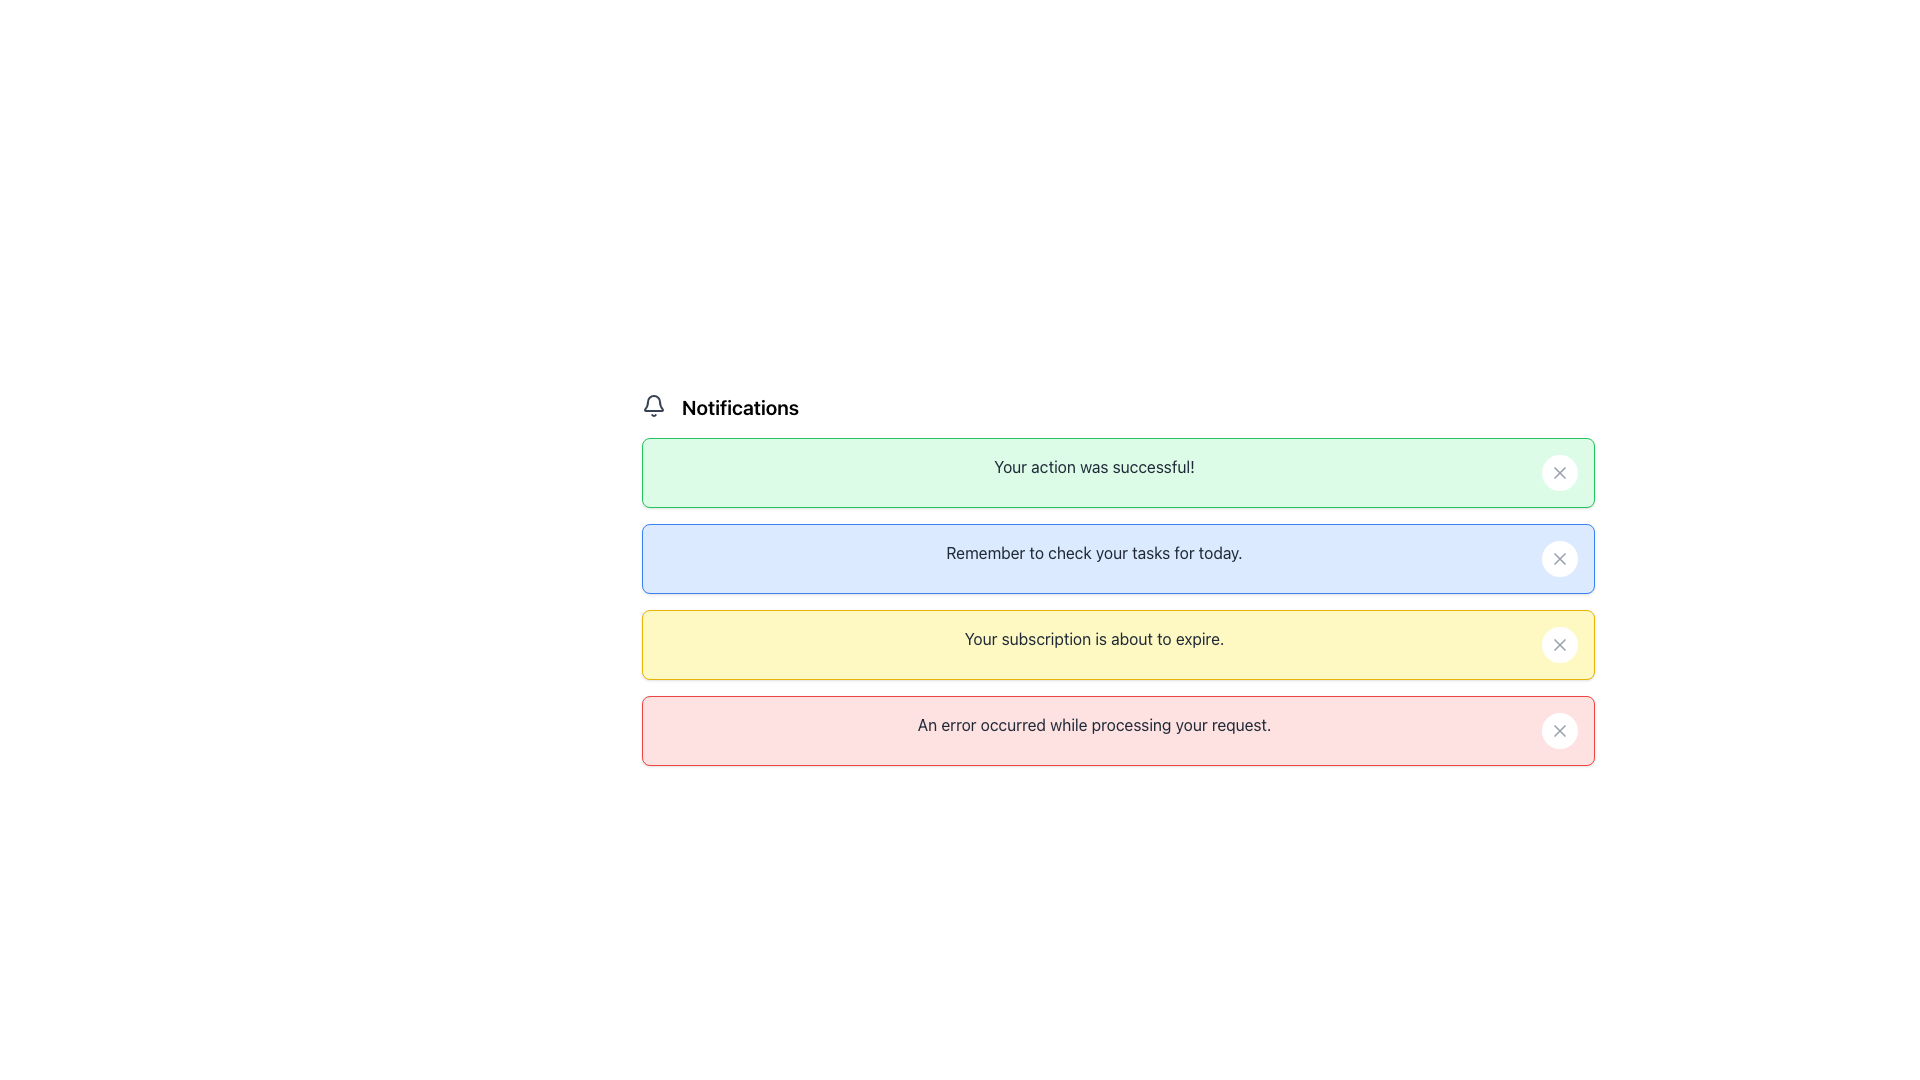  Describe the element at coordinates (1559, 473) in the screenshot. I see `the close icon button located on the right side of the green notification box` at that location.